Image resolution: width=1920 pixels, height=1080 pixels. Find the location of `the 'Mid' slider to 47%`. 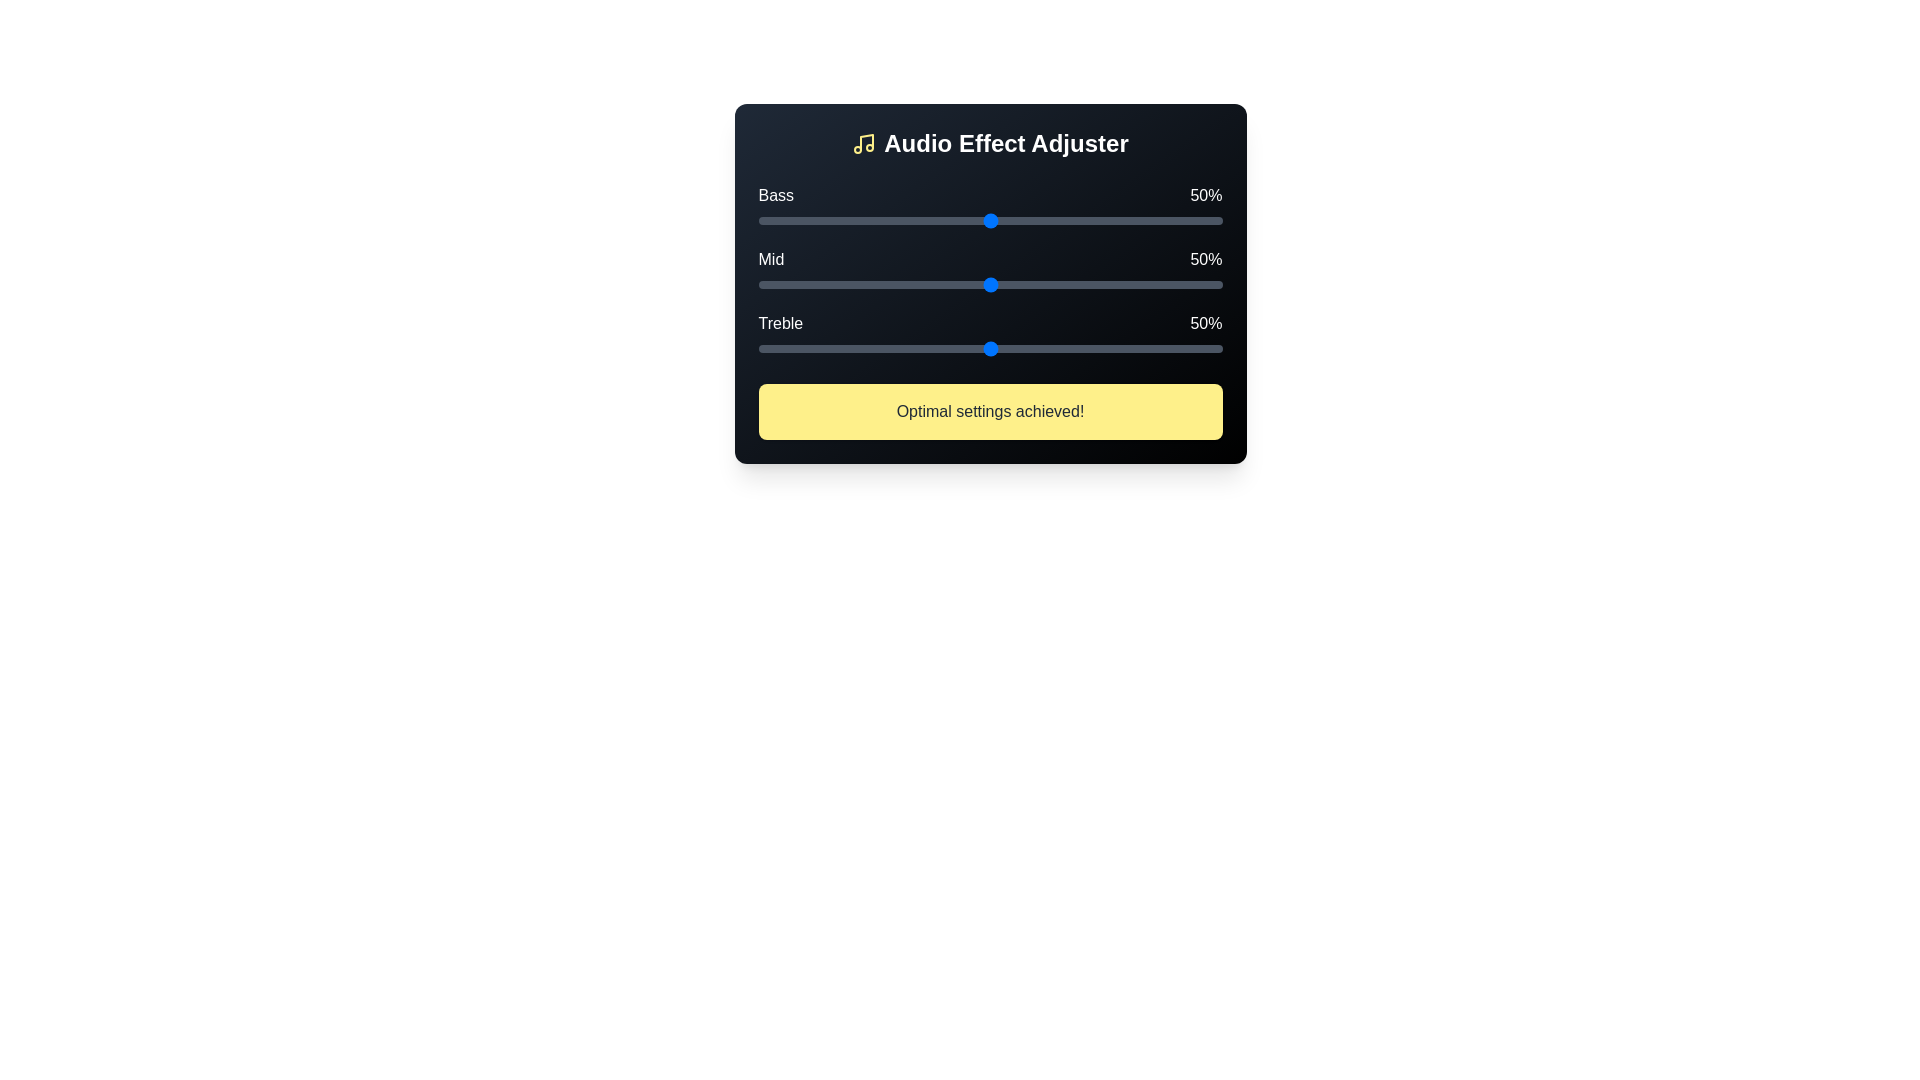

the 'Mid' slider to 47% is located at coordinates (976, 285).